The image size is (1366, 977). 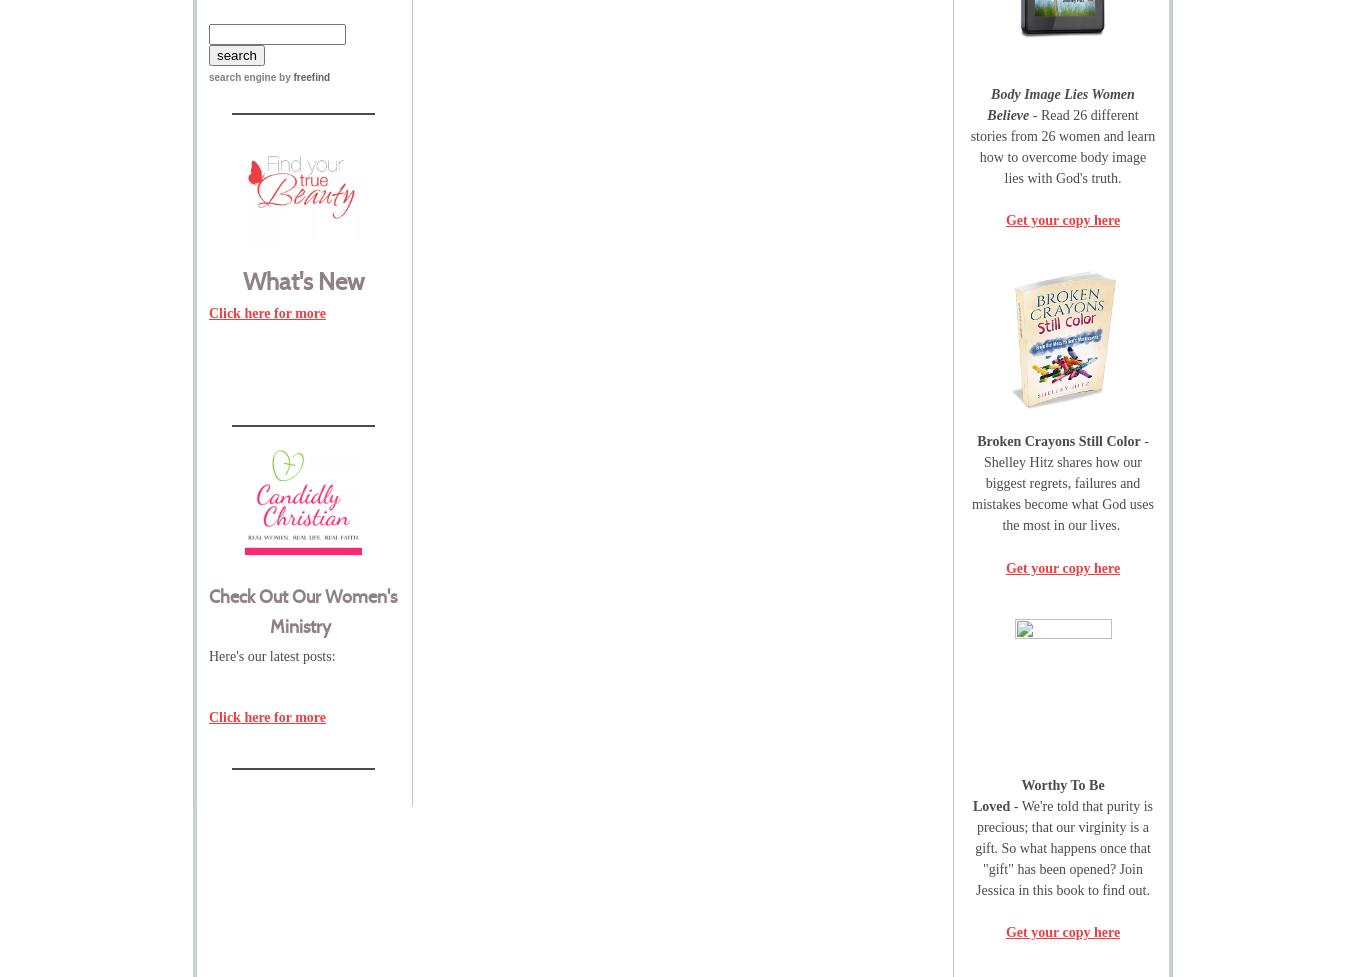 I want to click on 'Here's our latest posts:', so click(x=207, y=656).